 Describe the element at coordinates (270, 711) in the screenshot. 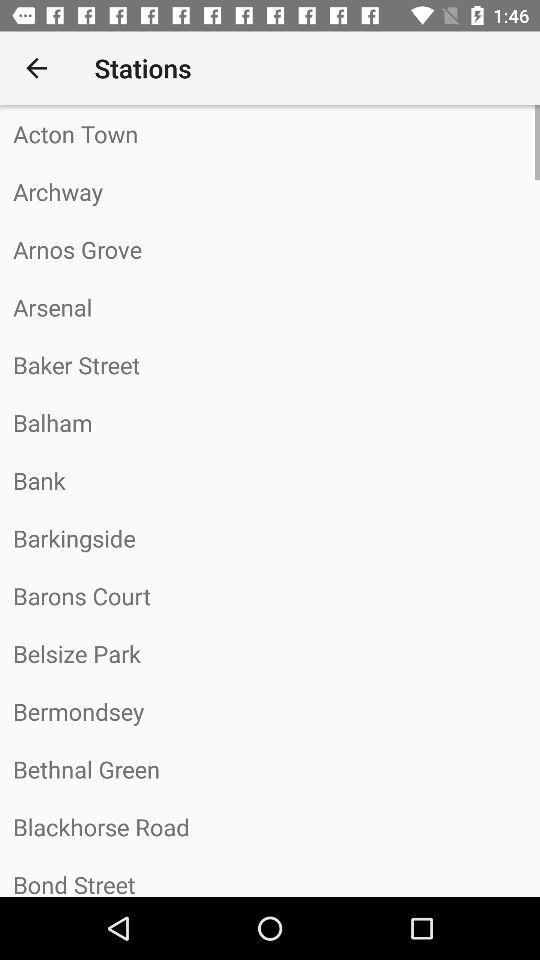

I see `the icon above bethnal green` at that location.